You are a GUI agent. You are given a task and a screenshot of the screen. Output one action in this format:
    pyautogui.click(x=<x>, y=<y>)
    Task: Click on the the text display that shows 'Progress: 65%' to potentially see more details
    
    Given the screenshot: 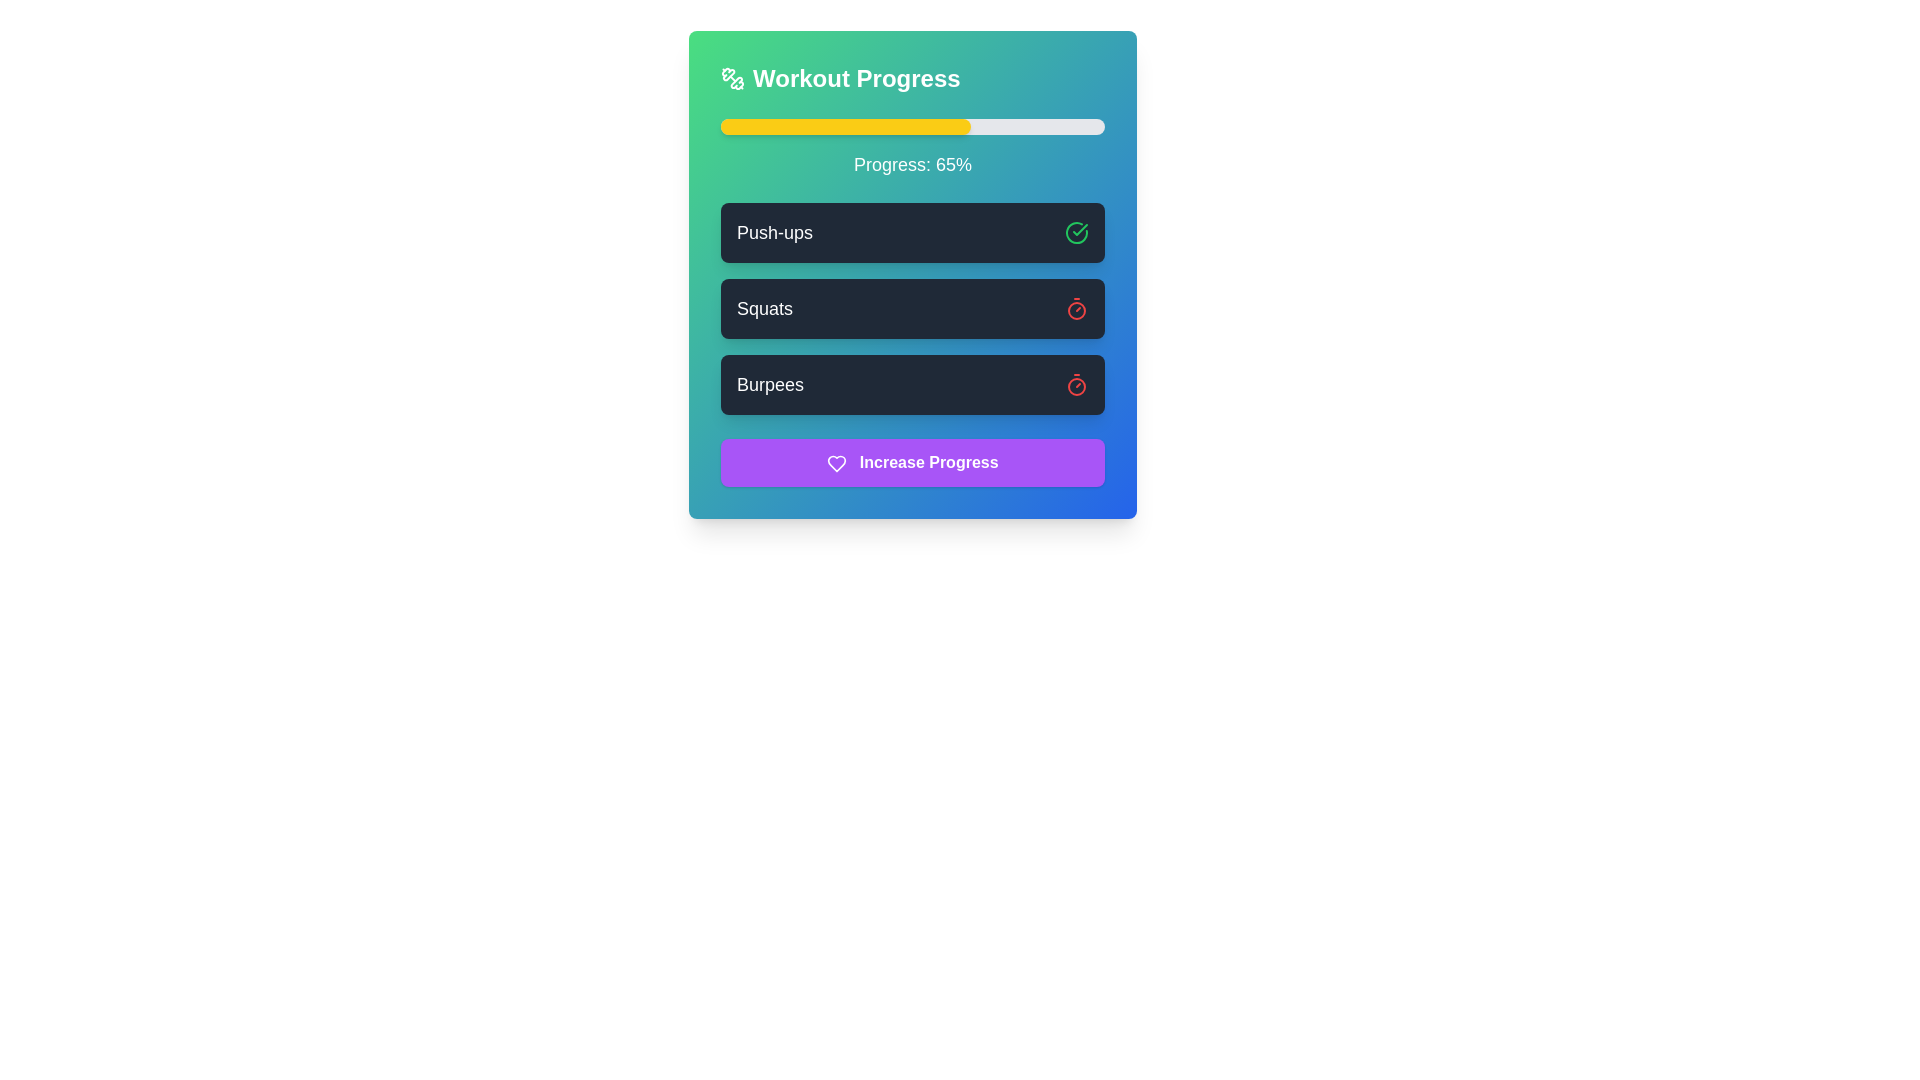 What is the action you would take?
    pyautogui.click(x=911, y=164)
    